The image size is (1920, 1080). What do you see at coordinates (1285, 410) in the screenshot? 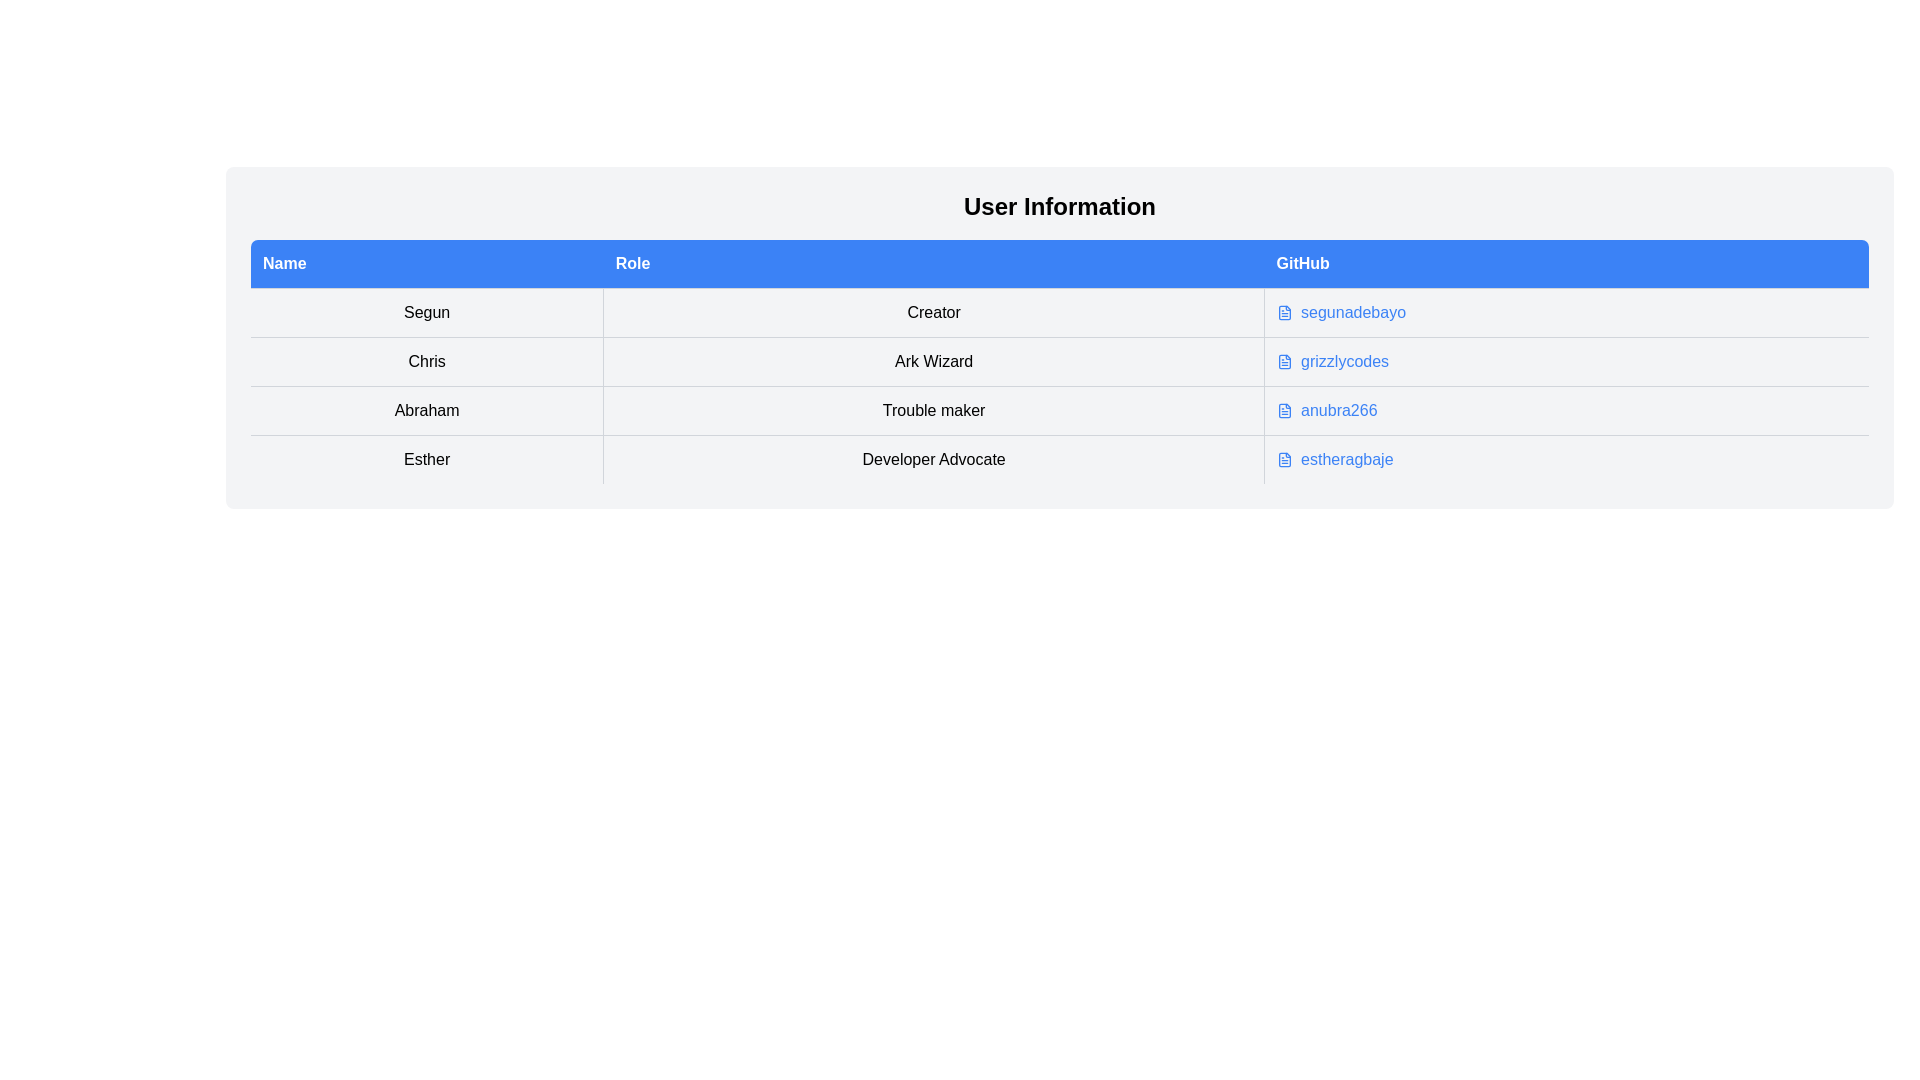
I see `the document icon representing a GitHub repository associated with Abraham, located in the table under the 'GitHub' header` at bounding box center [1285, 410].